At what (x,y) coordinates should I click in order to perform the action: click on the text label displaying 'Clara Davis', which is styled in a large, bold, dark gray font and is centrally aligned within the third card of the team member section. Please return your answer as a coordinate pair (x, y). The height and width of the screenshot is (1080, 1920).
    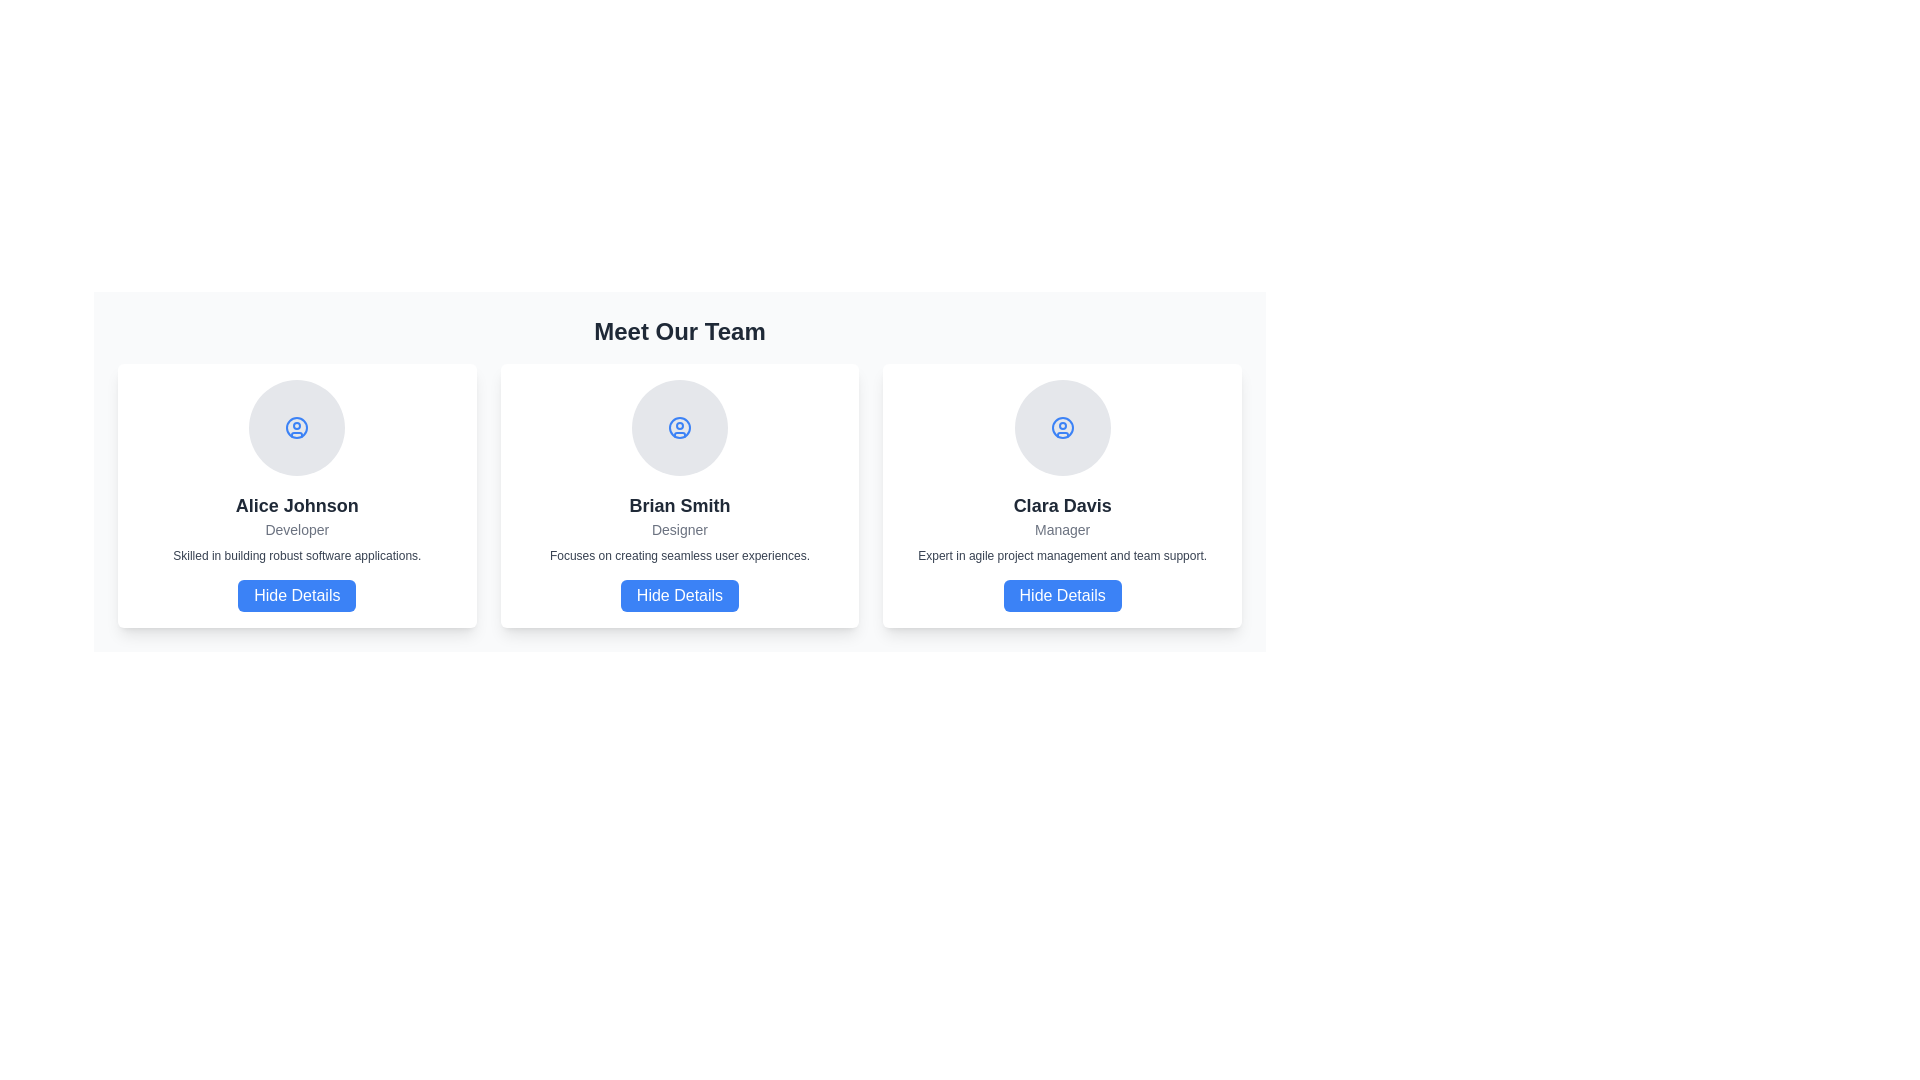
    Looking at the image, I should click on (1061, 504).